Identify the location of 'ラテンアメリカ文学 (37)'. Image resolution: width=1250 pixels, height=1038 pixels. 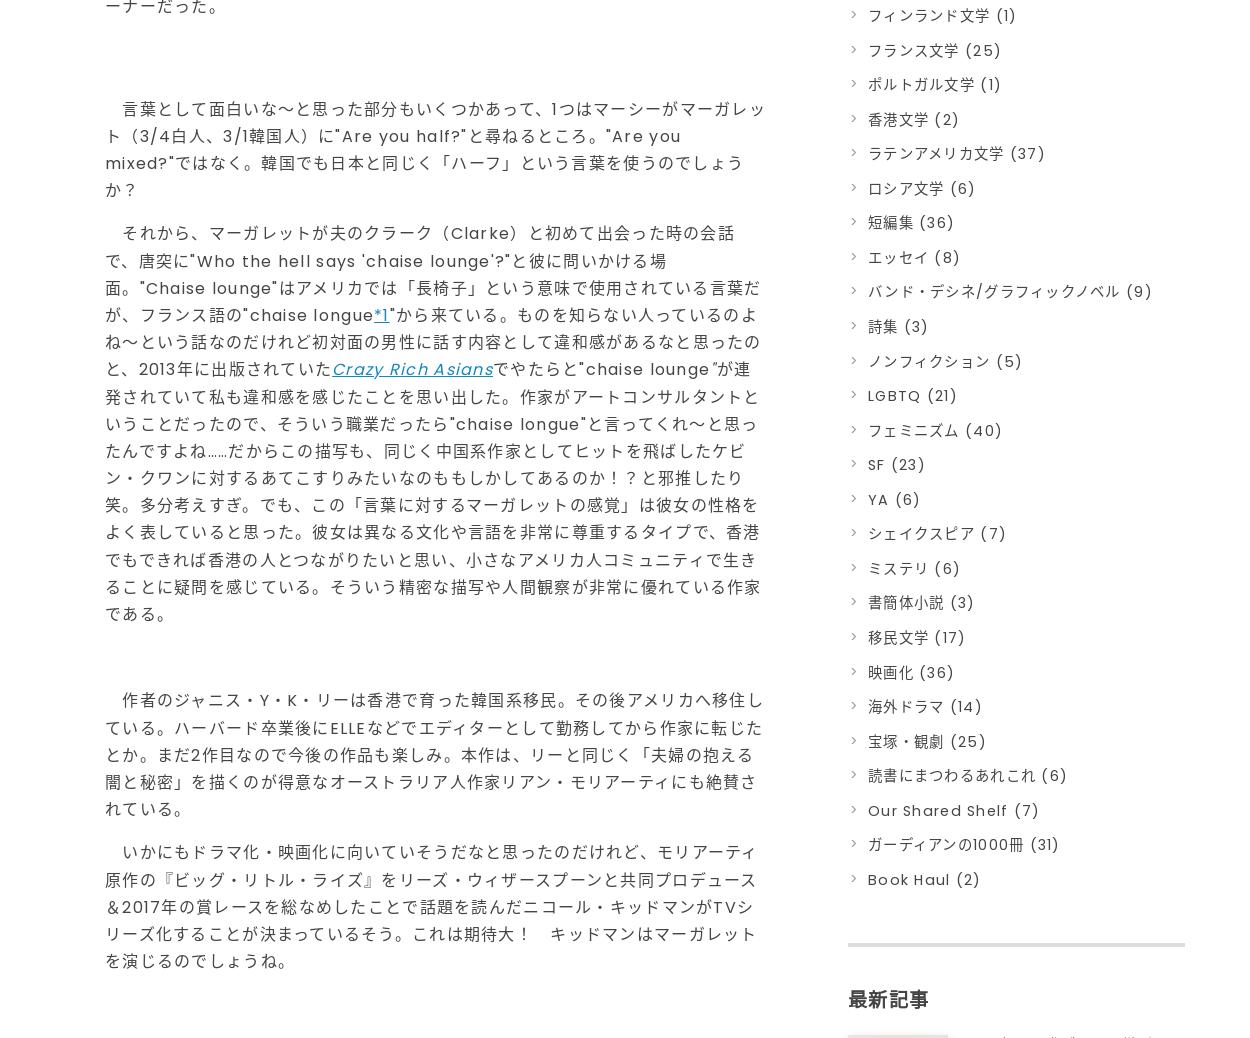
(955, 153).